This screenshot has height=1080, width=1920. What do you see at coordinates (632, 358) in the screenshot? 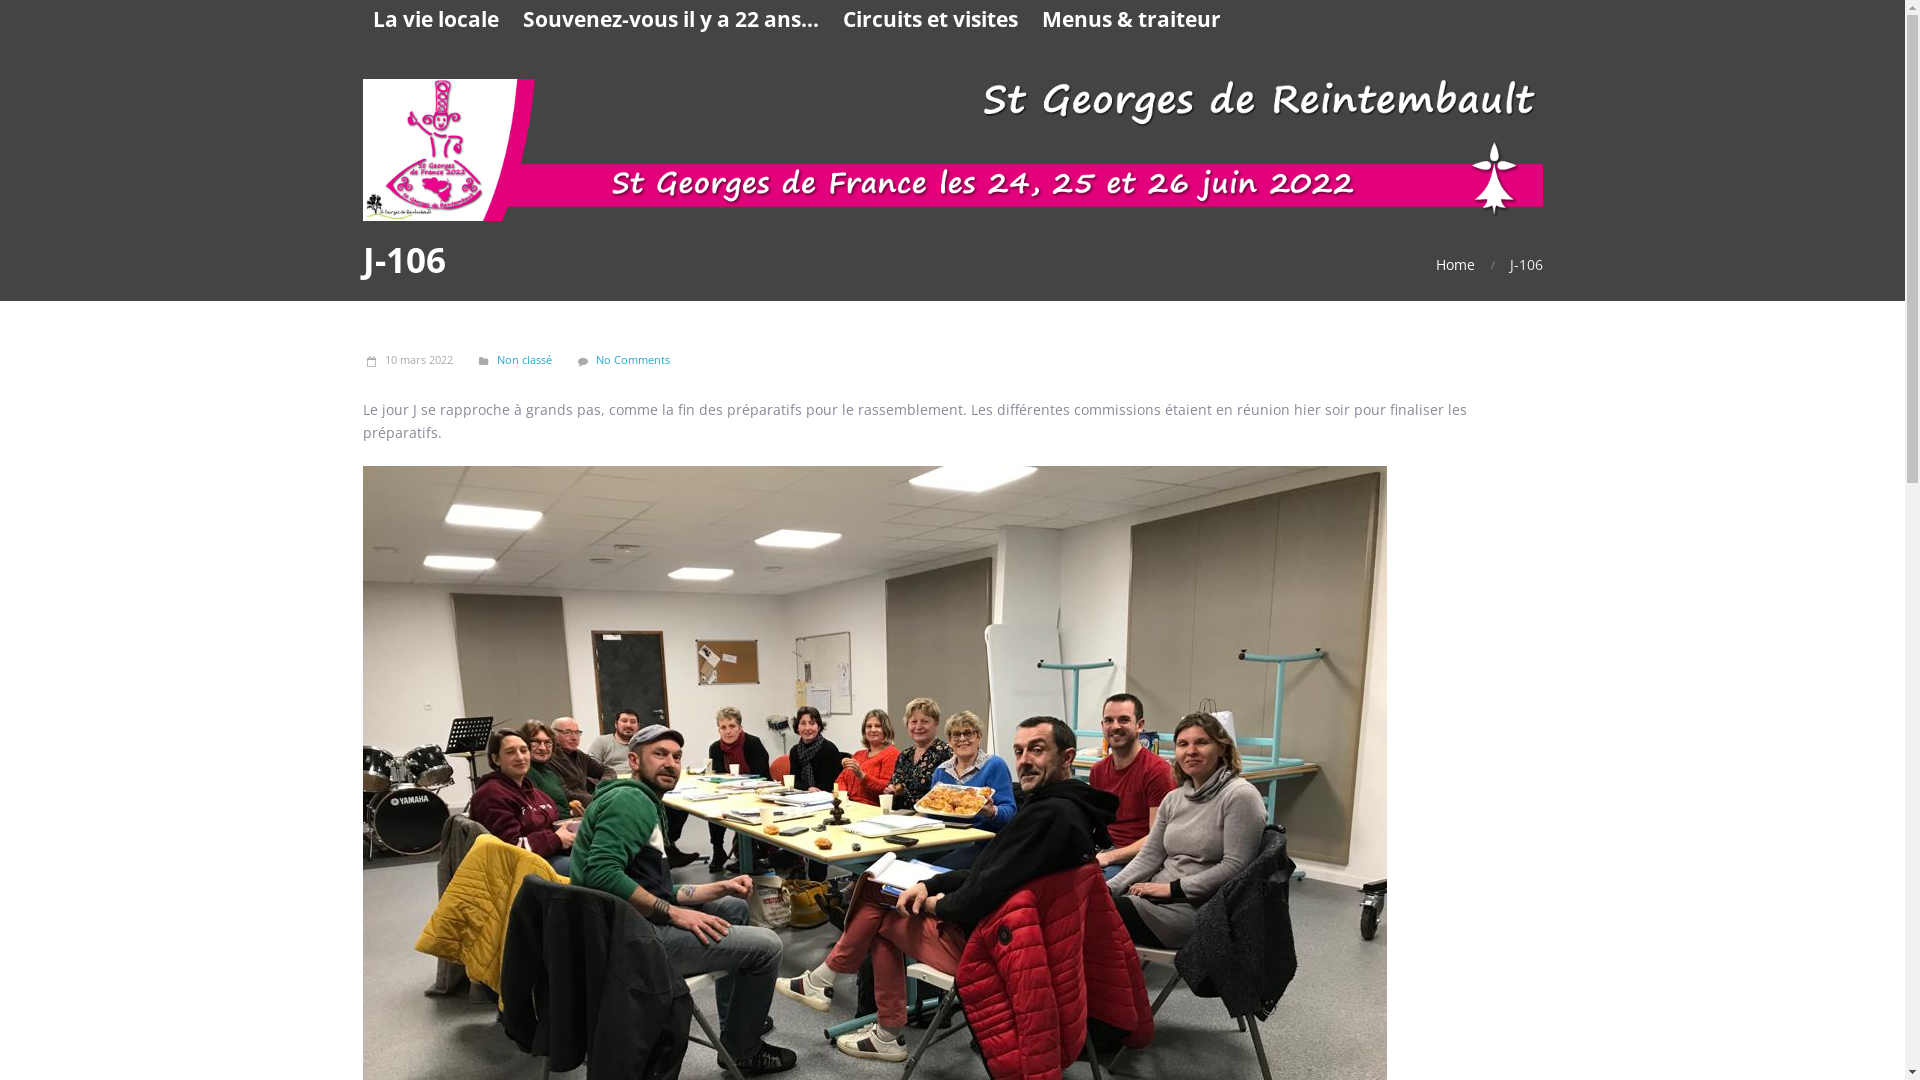
I see `'No Comments'` at bounding box center [632, 358].